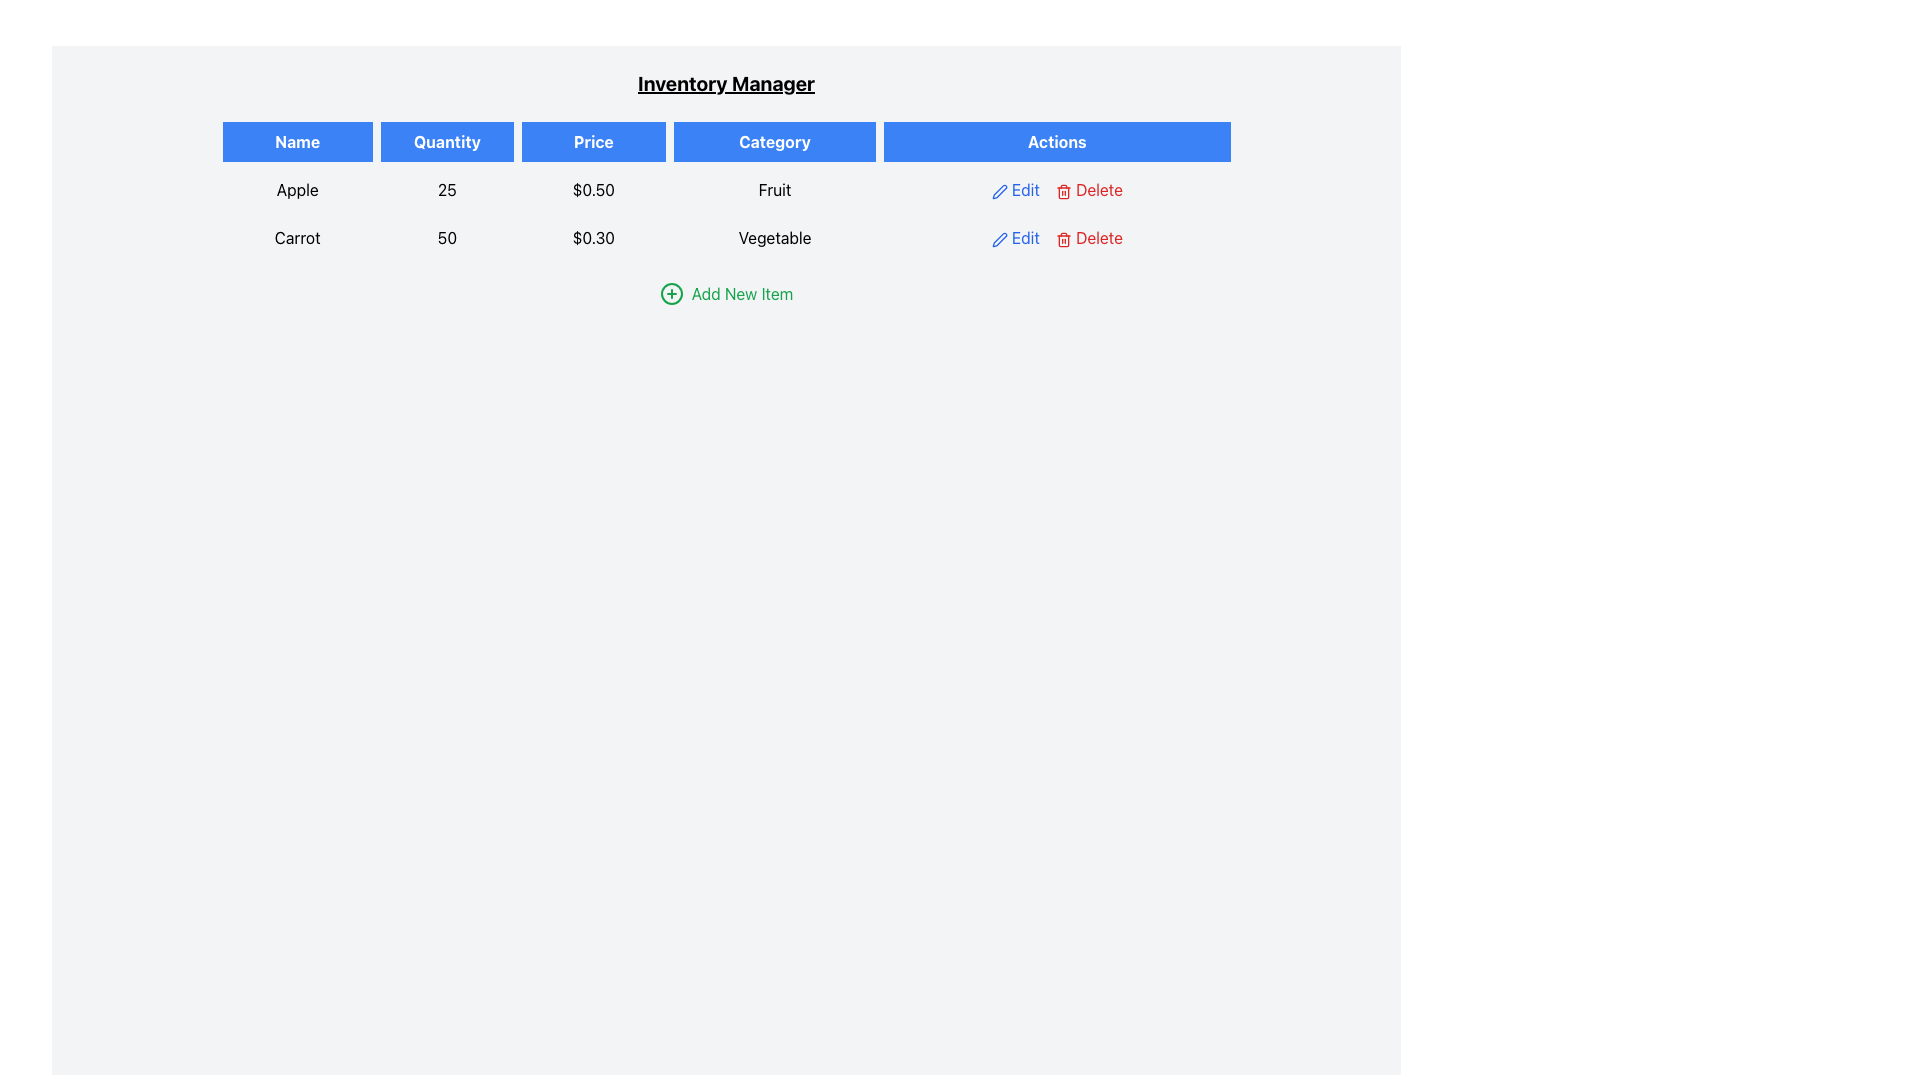 The image size is (1920, 1080). I want to click on the 'Name' text label of the second row in the inventory item table to read the text, so click(296, 237).